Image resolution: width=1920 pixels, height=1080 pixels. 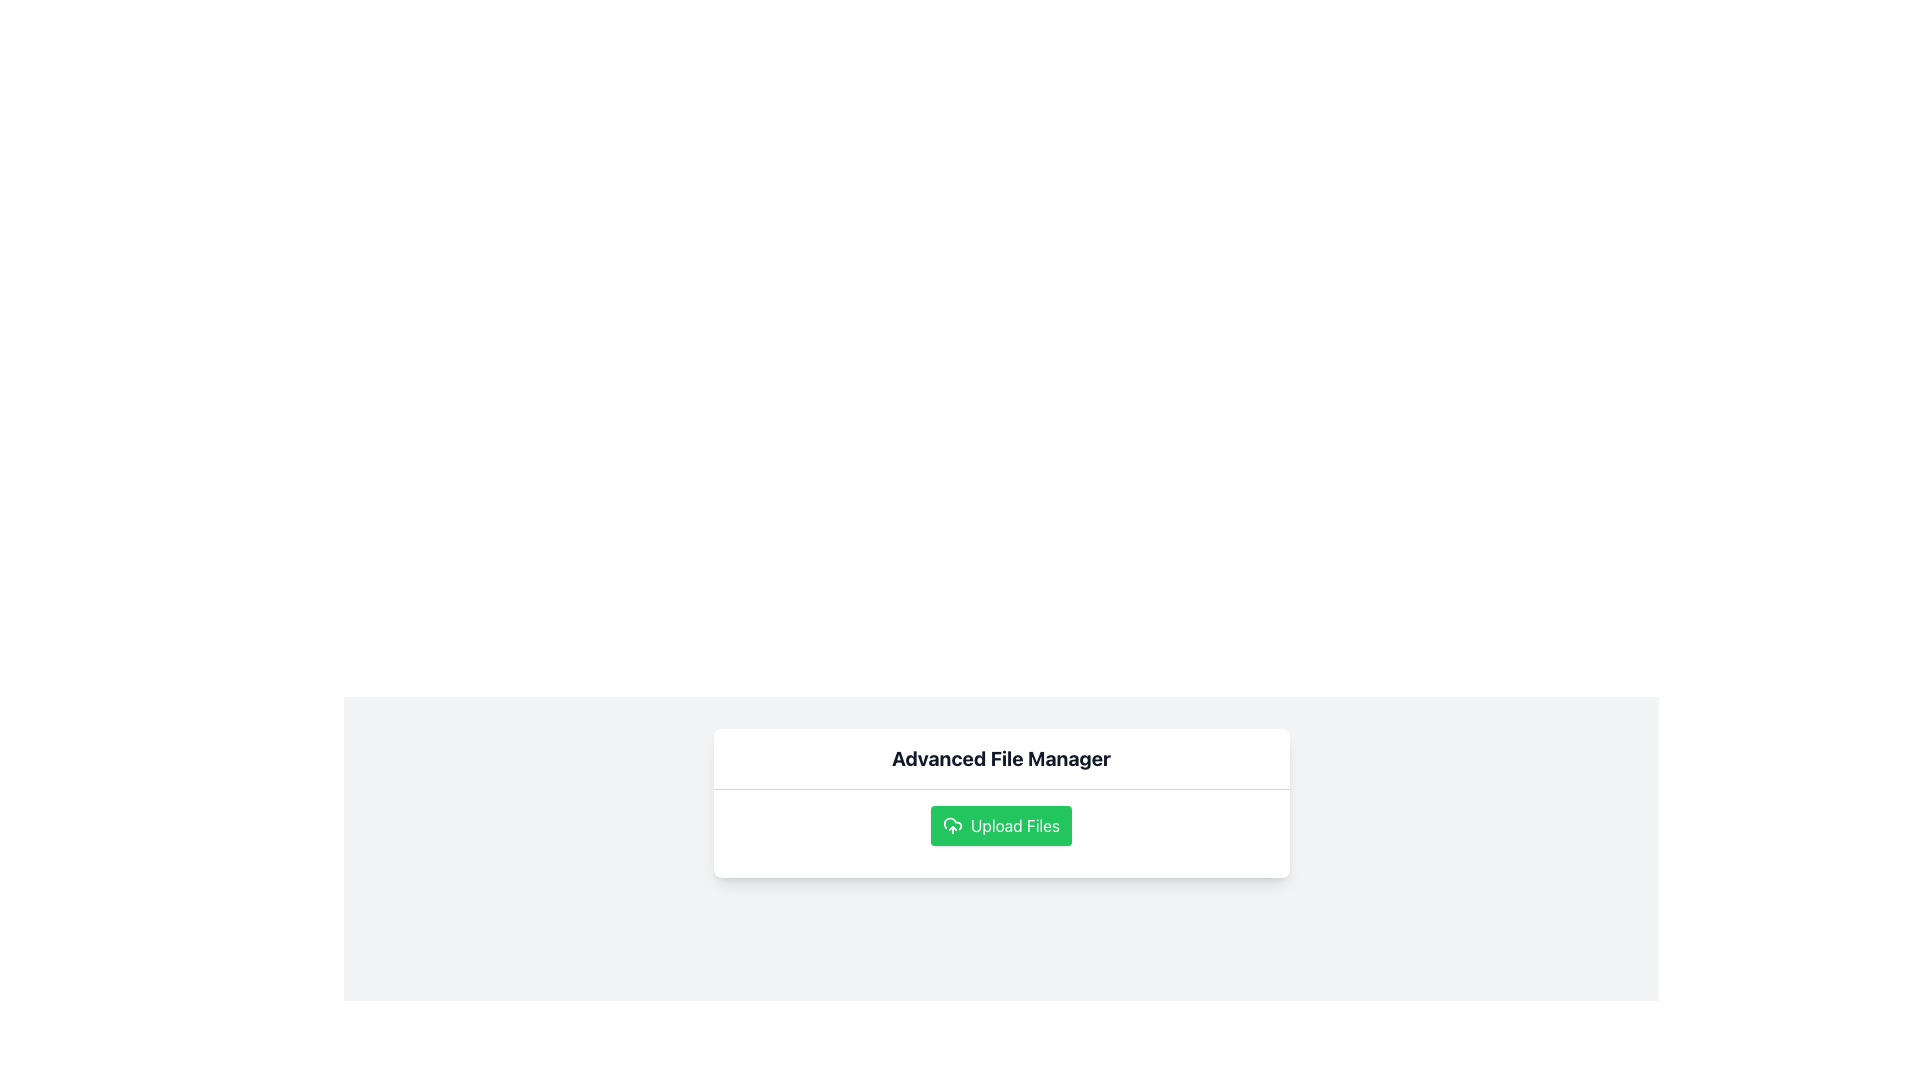 I want to click on the upload button located within the white card below the 'Advanced File Manager' heading to initiate the file upload process, so click(x=1001, y=833).